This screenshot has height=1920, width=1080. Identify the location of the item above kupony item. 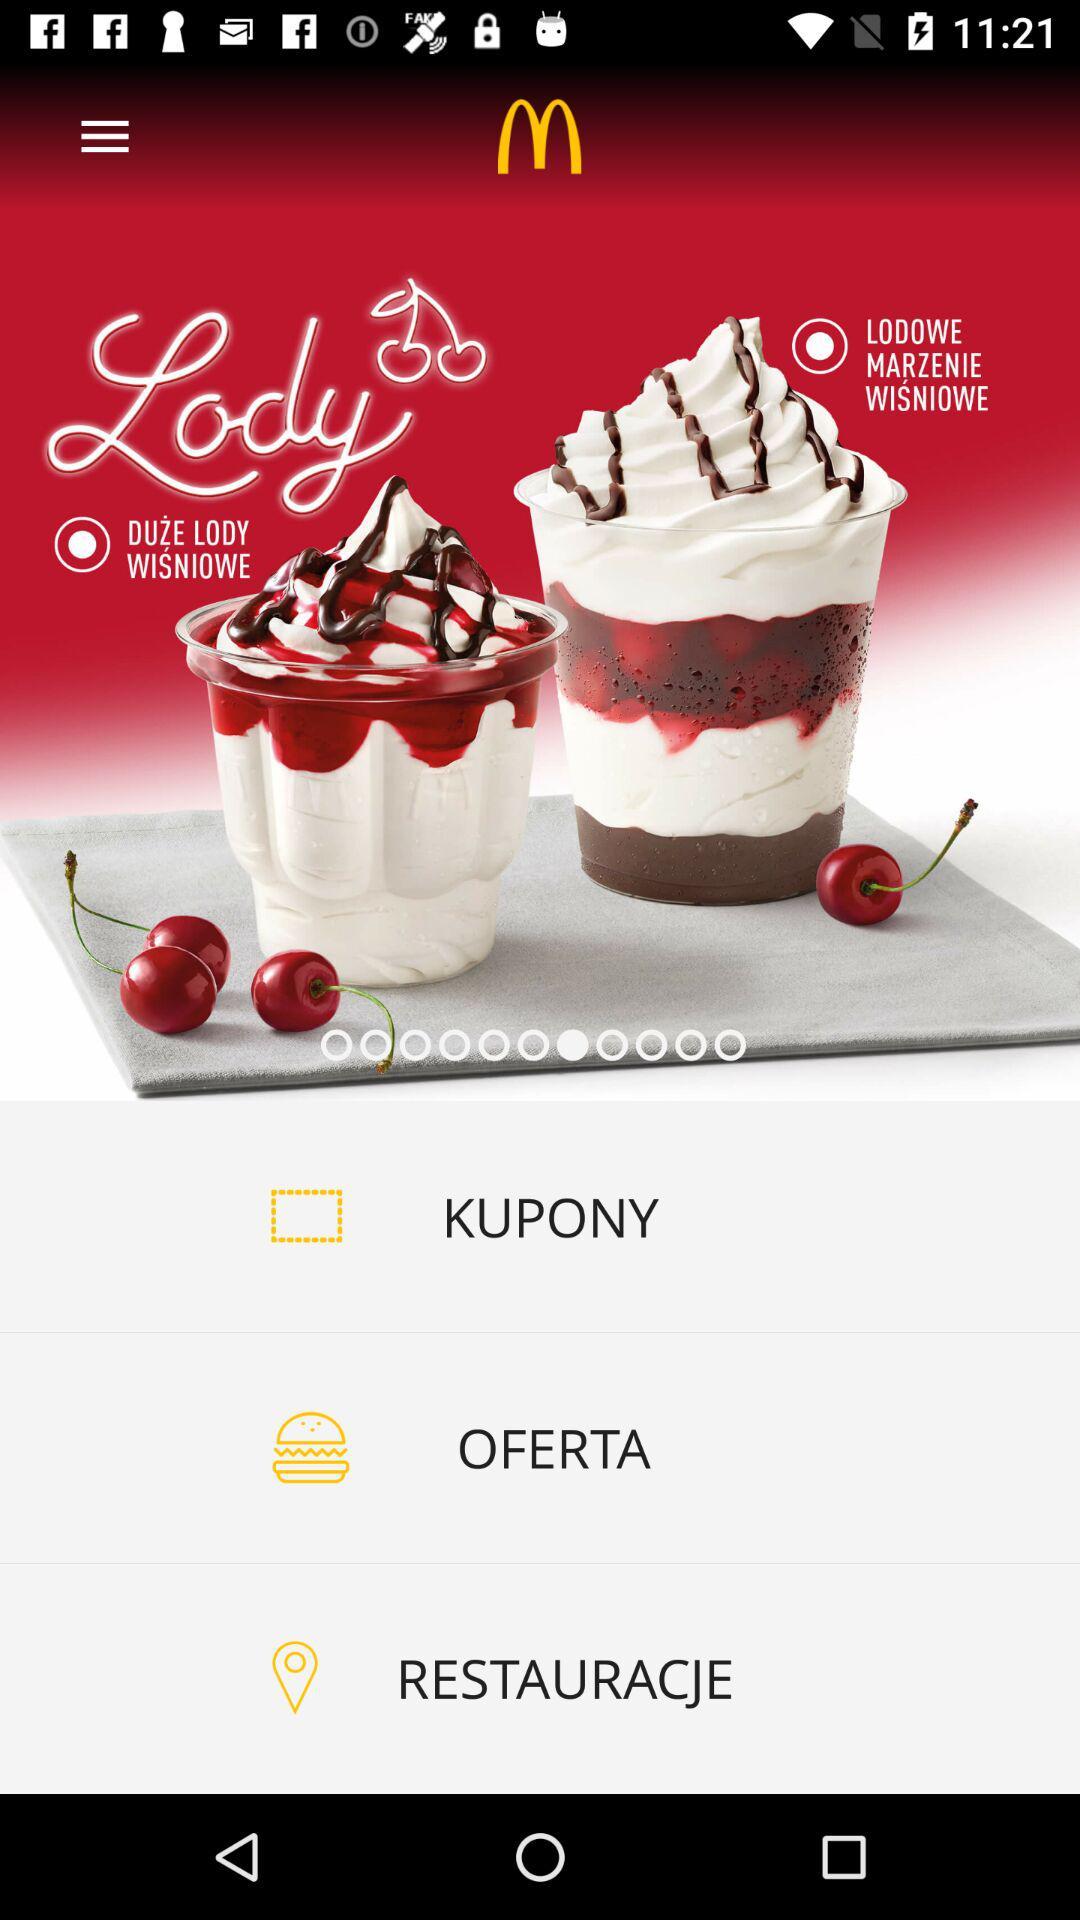
(540, 580).